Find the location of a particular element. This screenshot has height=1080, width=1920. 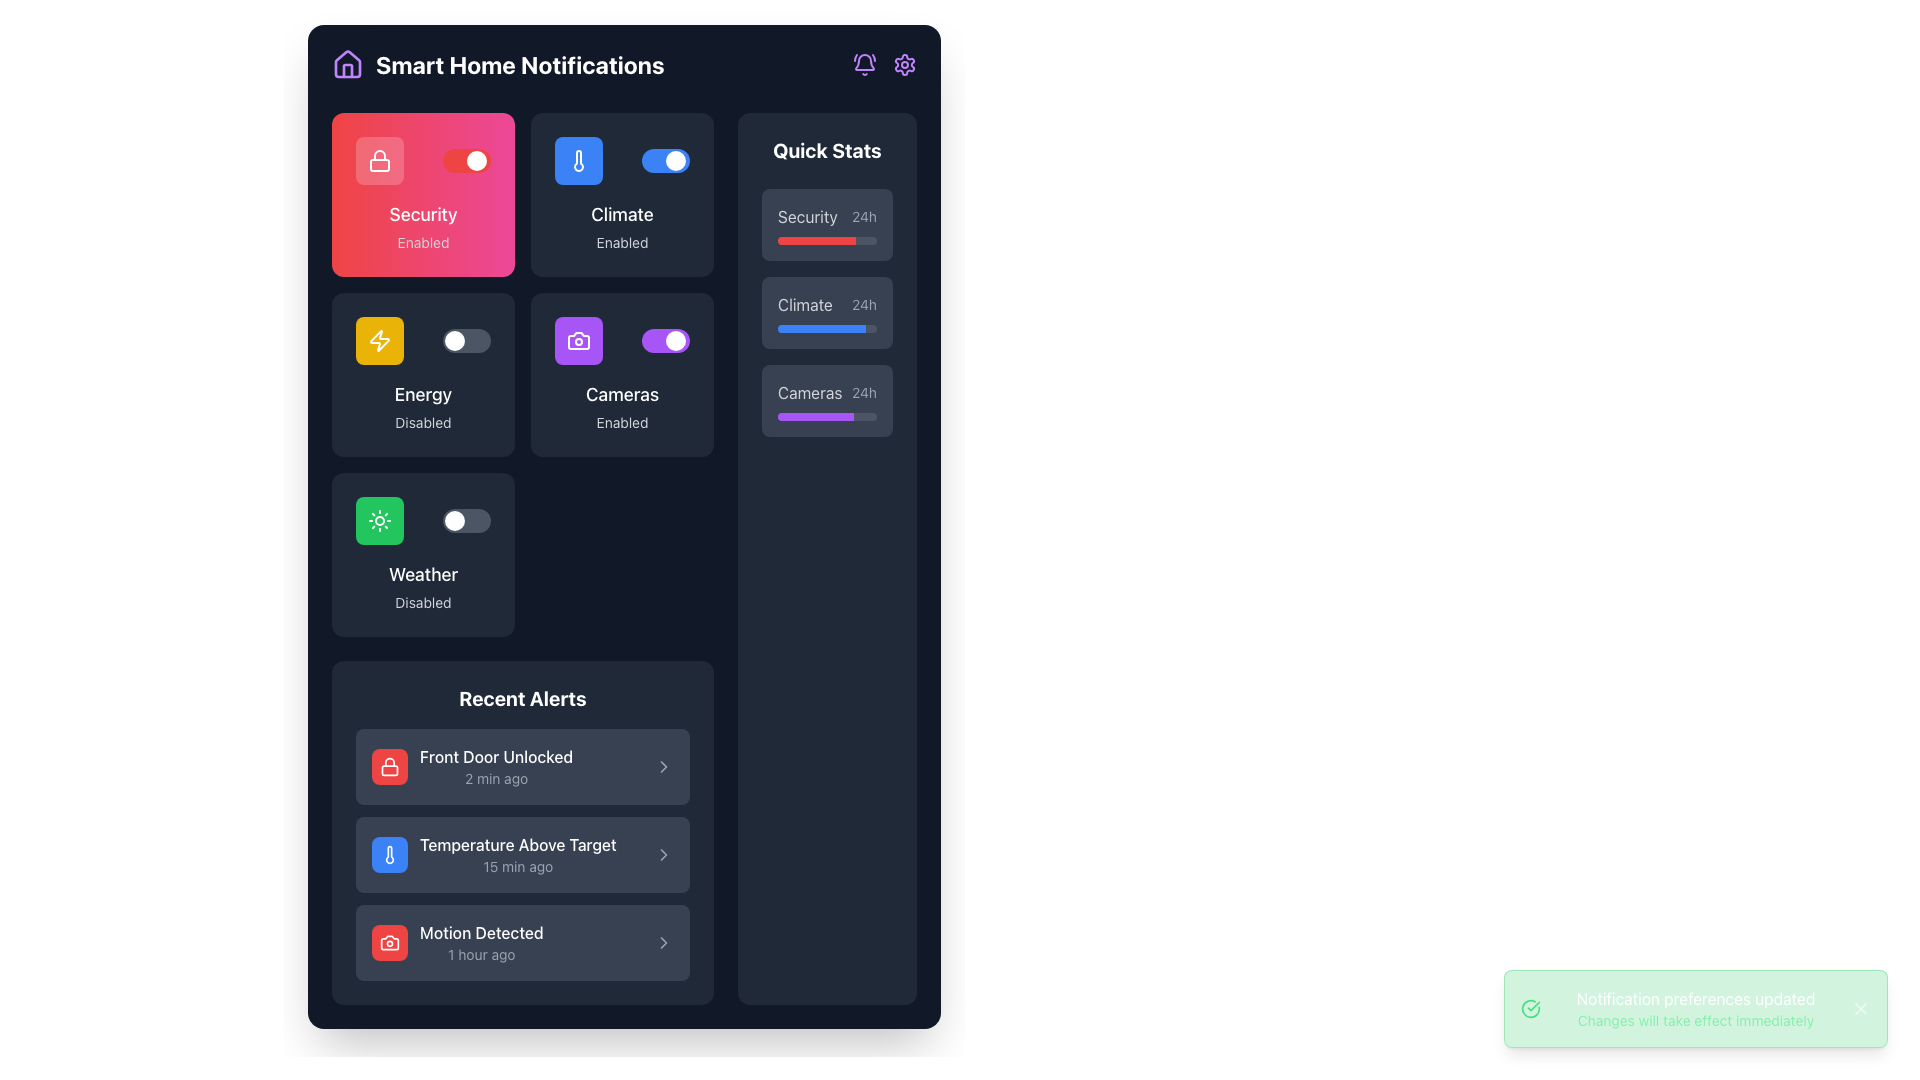

security activity level is located at coordinates (776, 239).